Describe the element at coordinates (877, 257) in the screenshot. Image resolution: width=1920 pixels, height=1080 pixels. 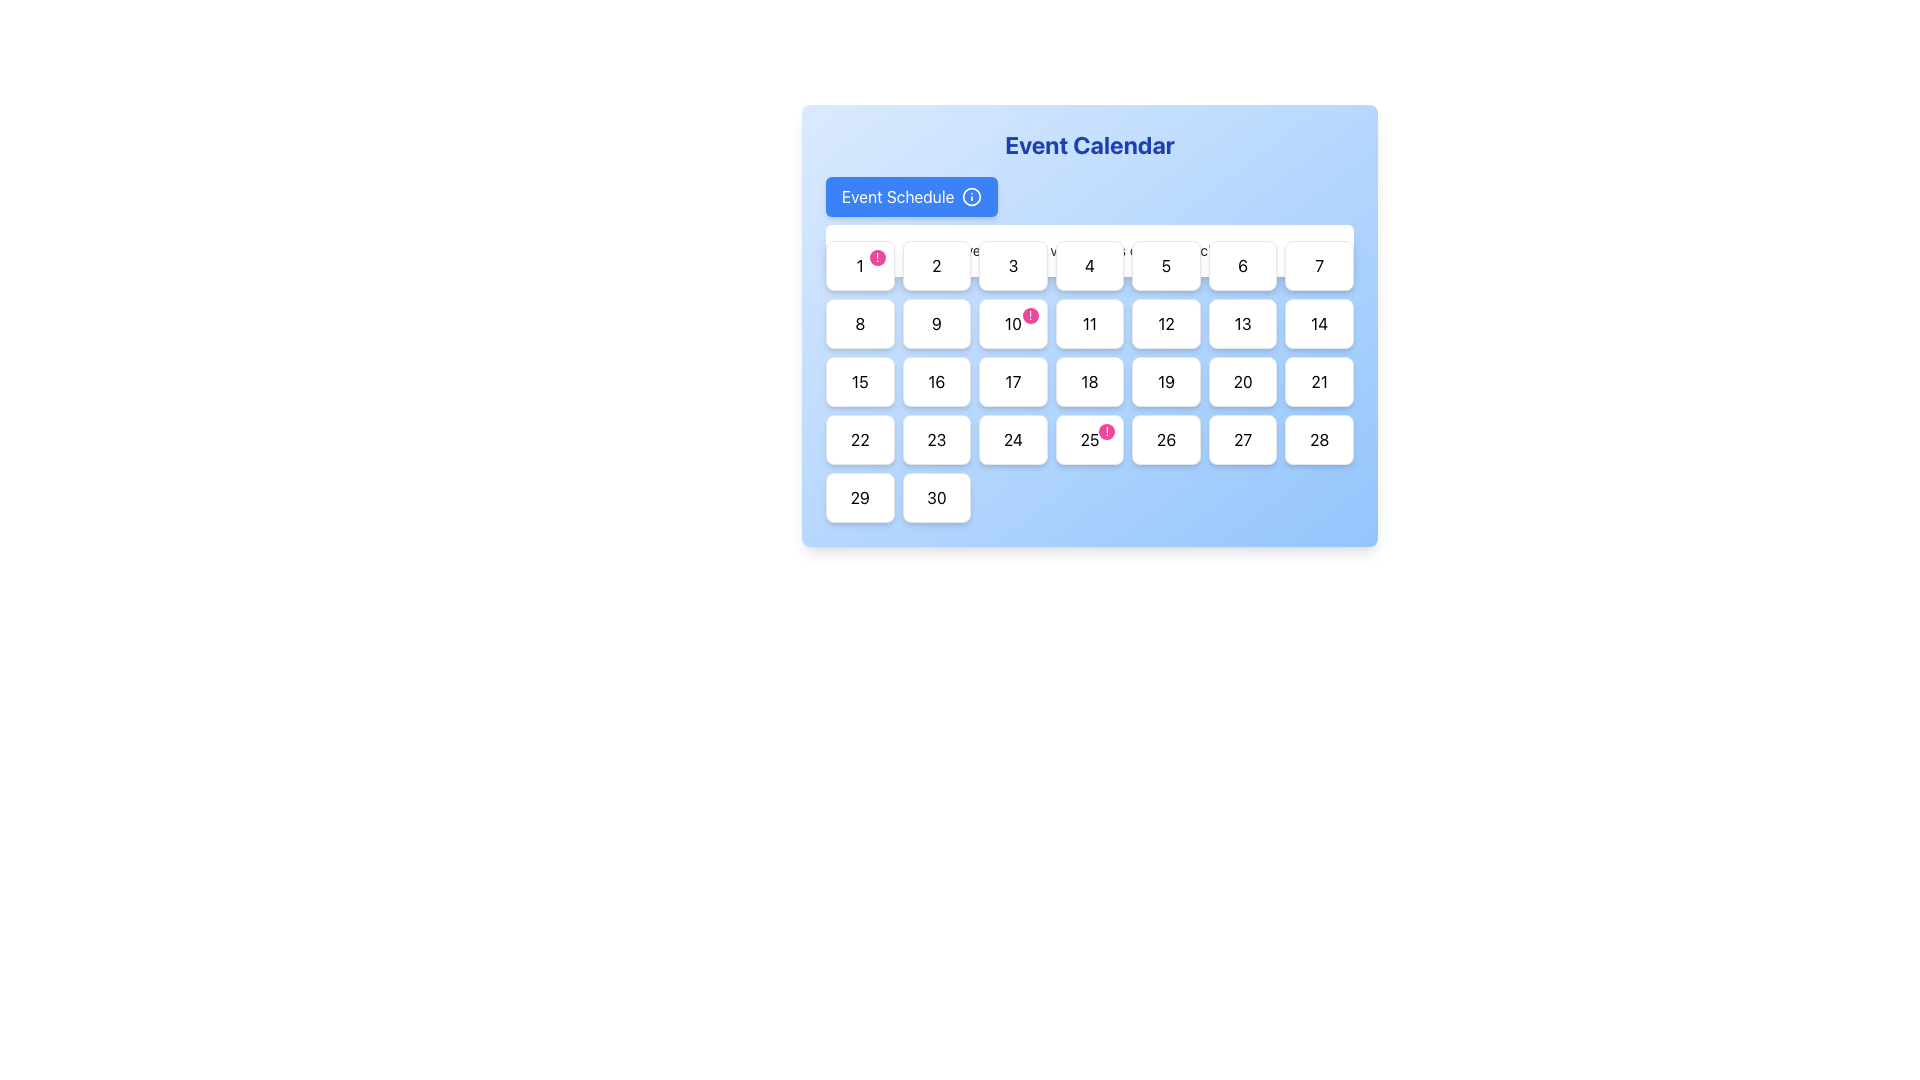
I see `the Notification Badge at the top-right corner of the calendar cell labeled '1' in the Event Calendar interface` at that location.